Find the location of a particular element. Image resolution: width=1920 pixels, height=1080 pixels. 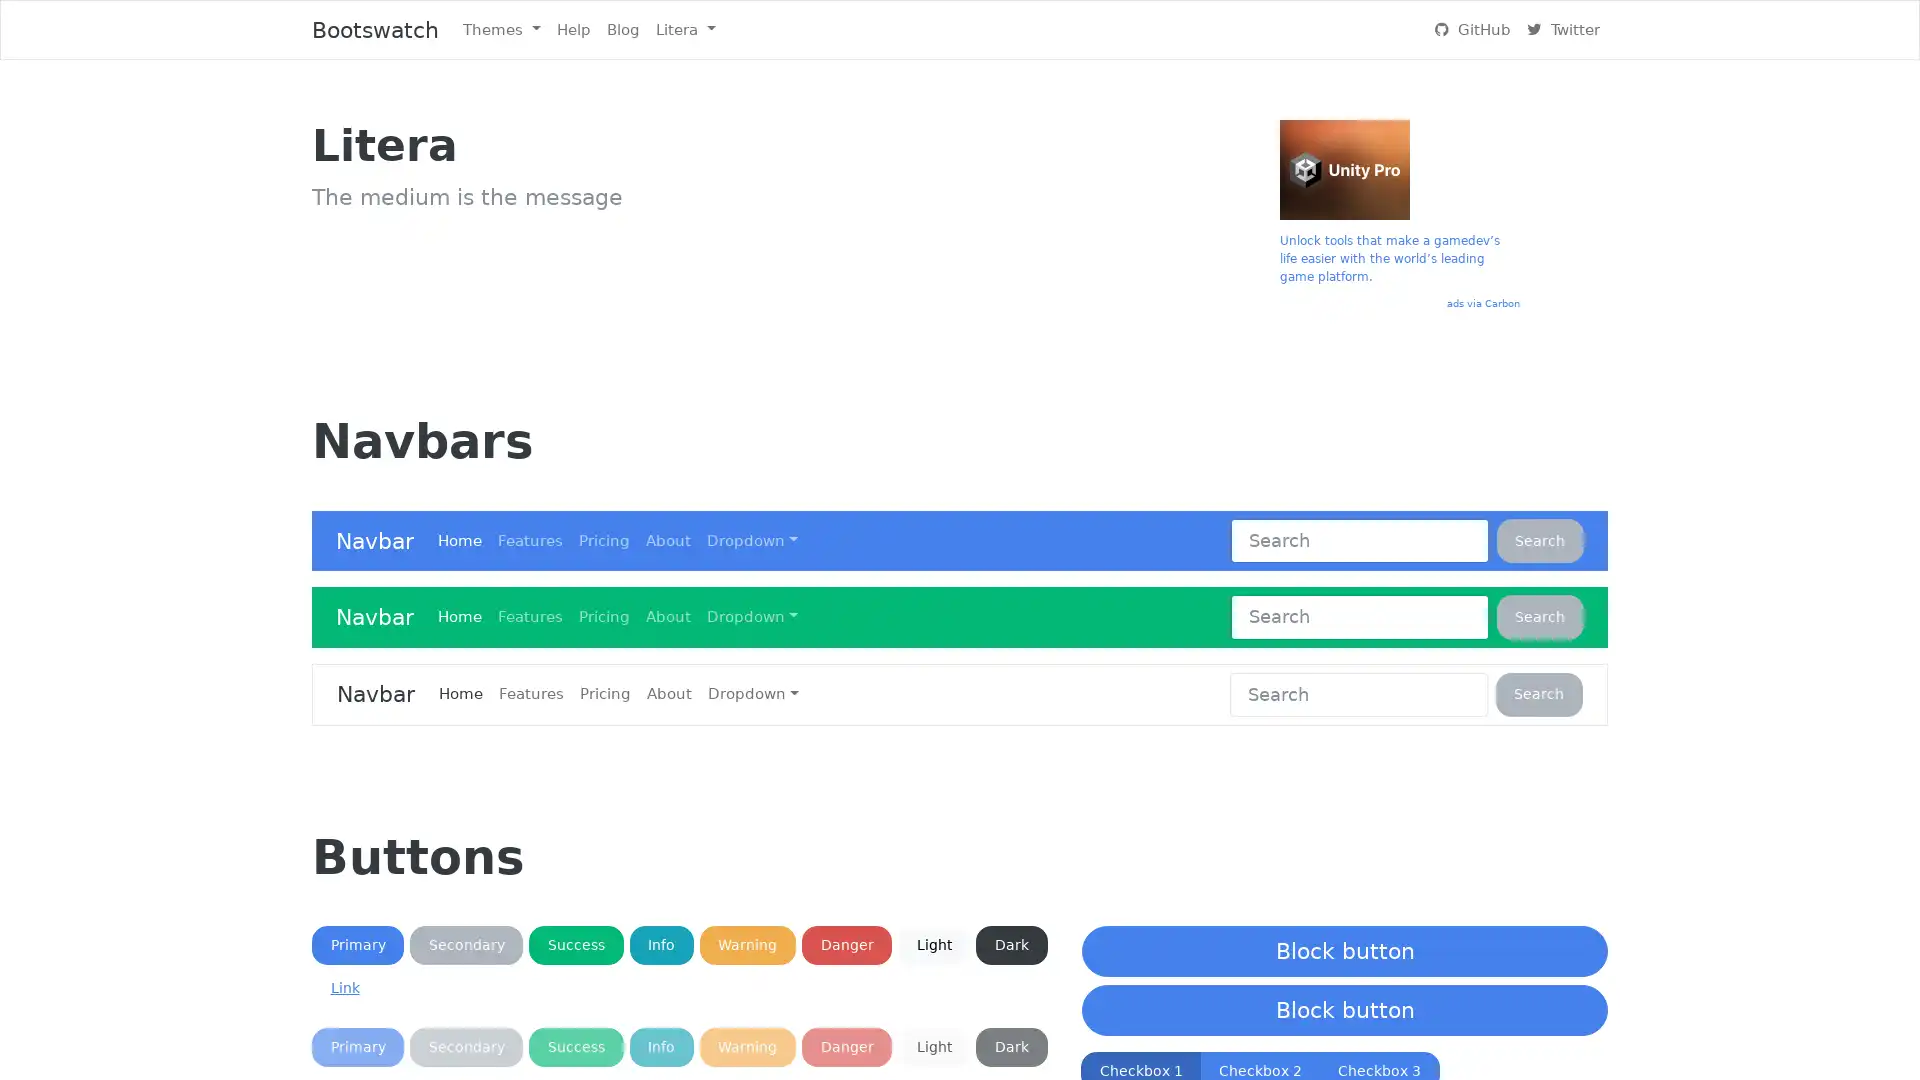

Search is located at coordinates (1539, 616).